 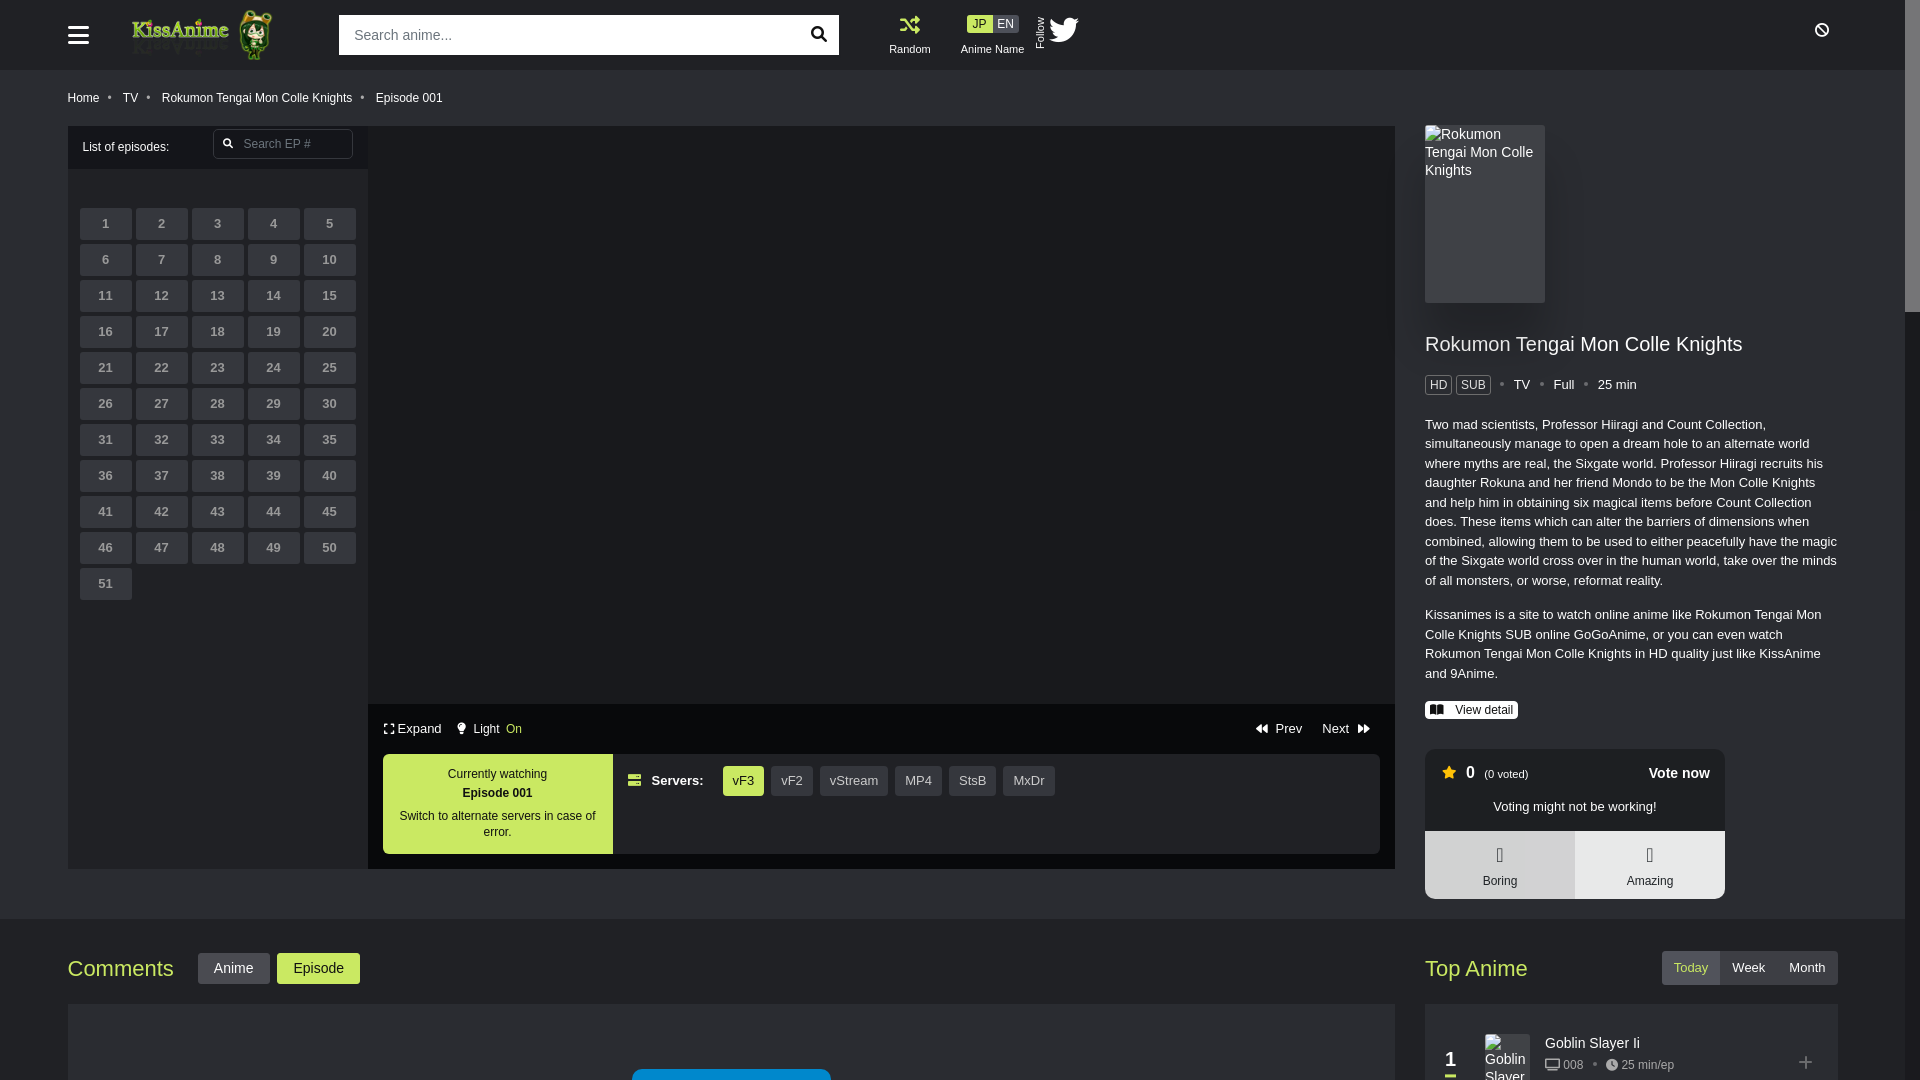 What do you see at coordinates (1583, 342) in the screenshot?
I see `'Rokumon Tengai Mon Colle Knights'` at bounding box center [1583, 342].